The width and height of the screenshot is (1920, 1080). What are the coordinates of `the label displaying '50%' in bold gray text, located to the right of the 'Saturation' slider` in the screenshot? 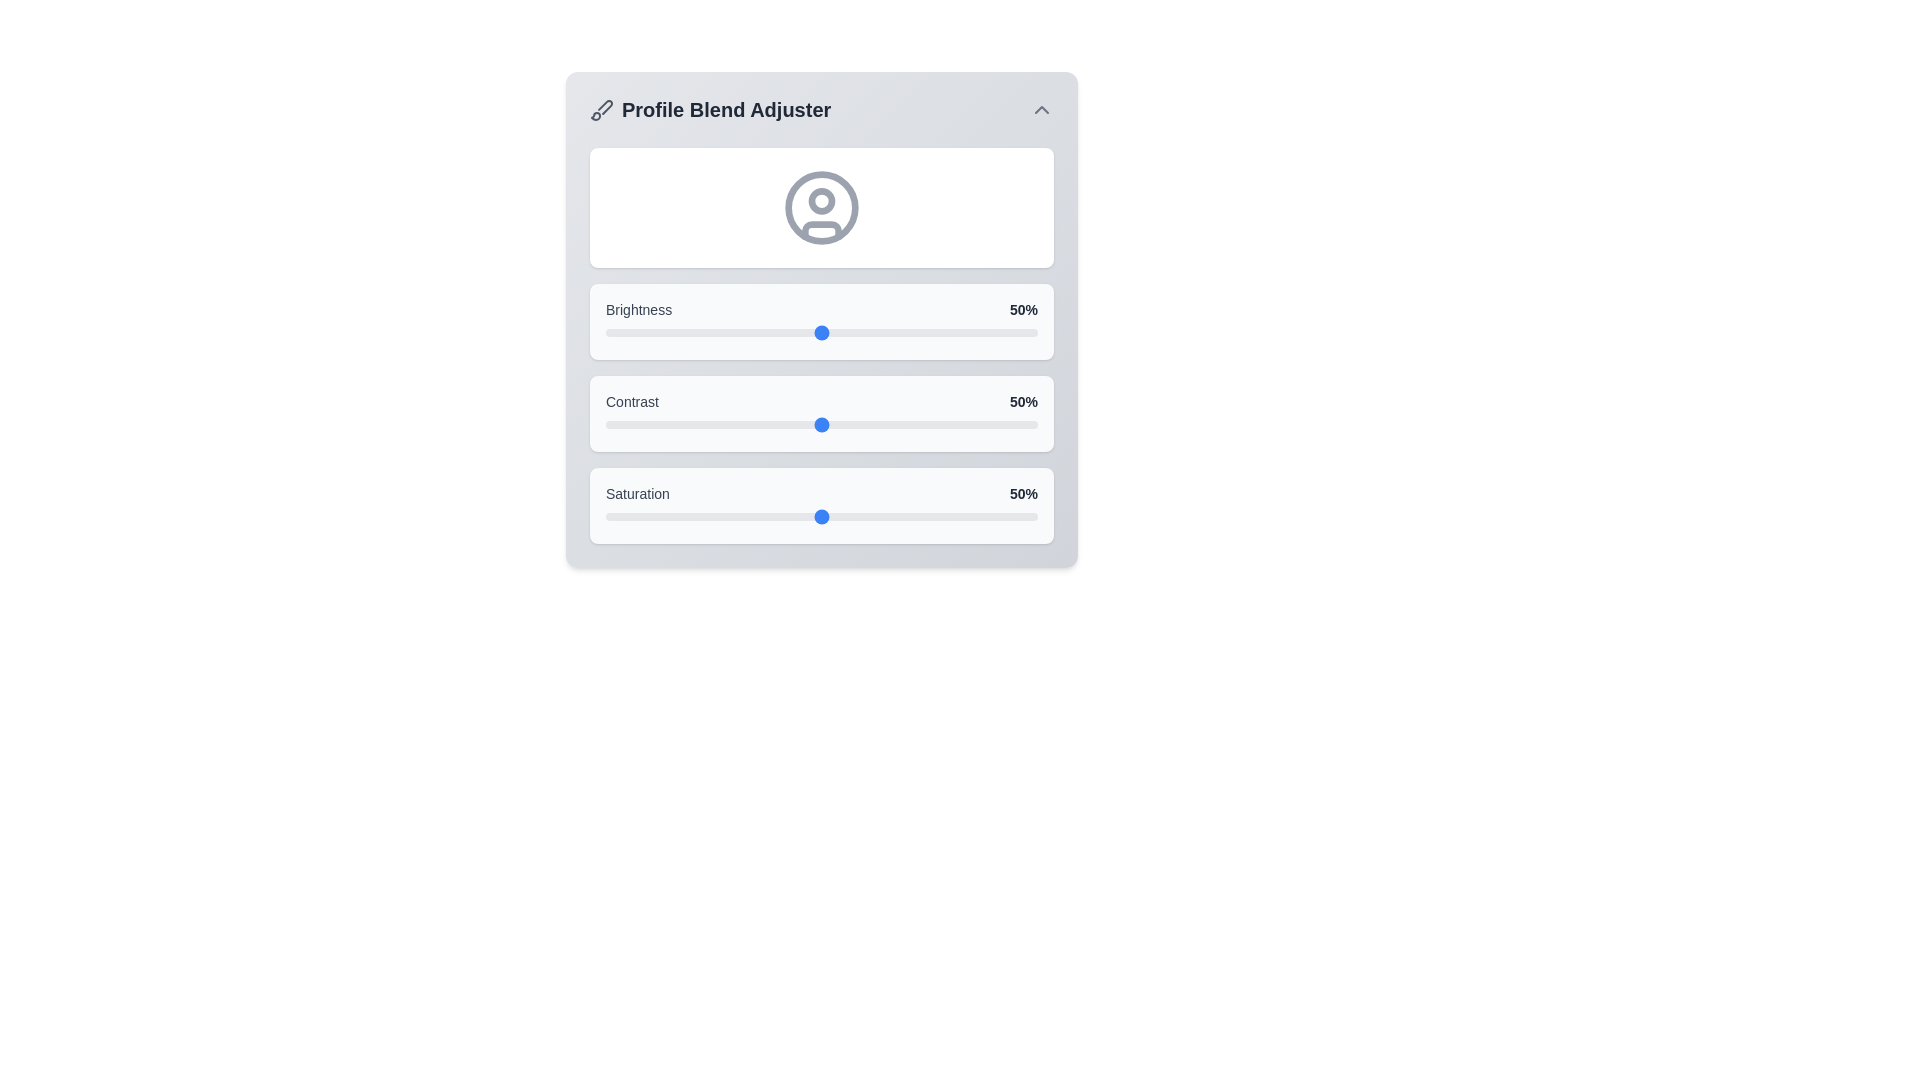 It's located at (1023, 493).